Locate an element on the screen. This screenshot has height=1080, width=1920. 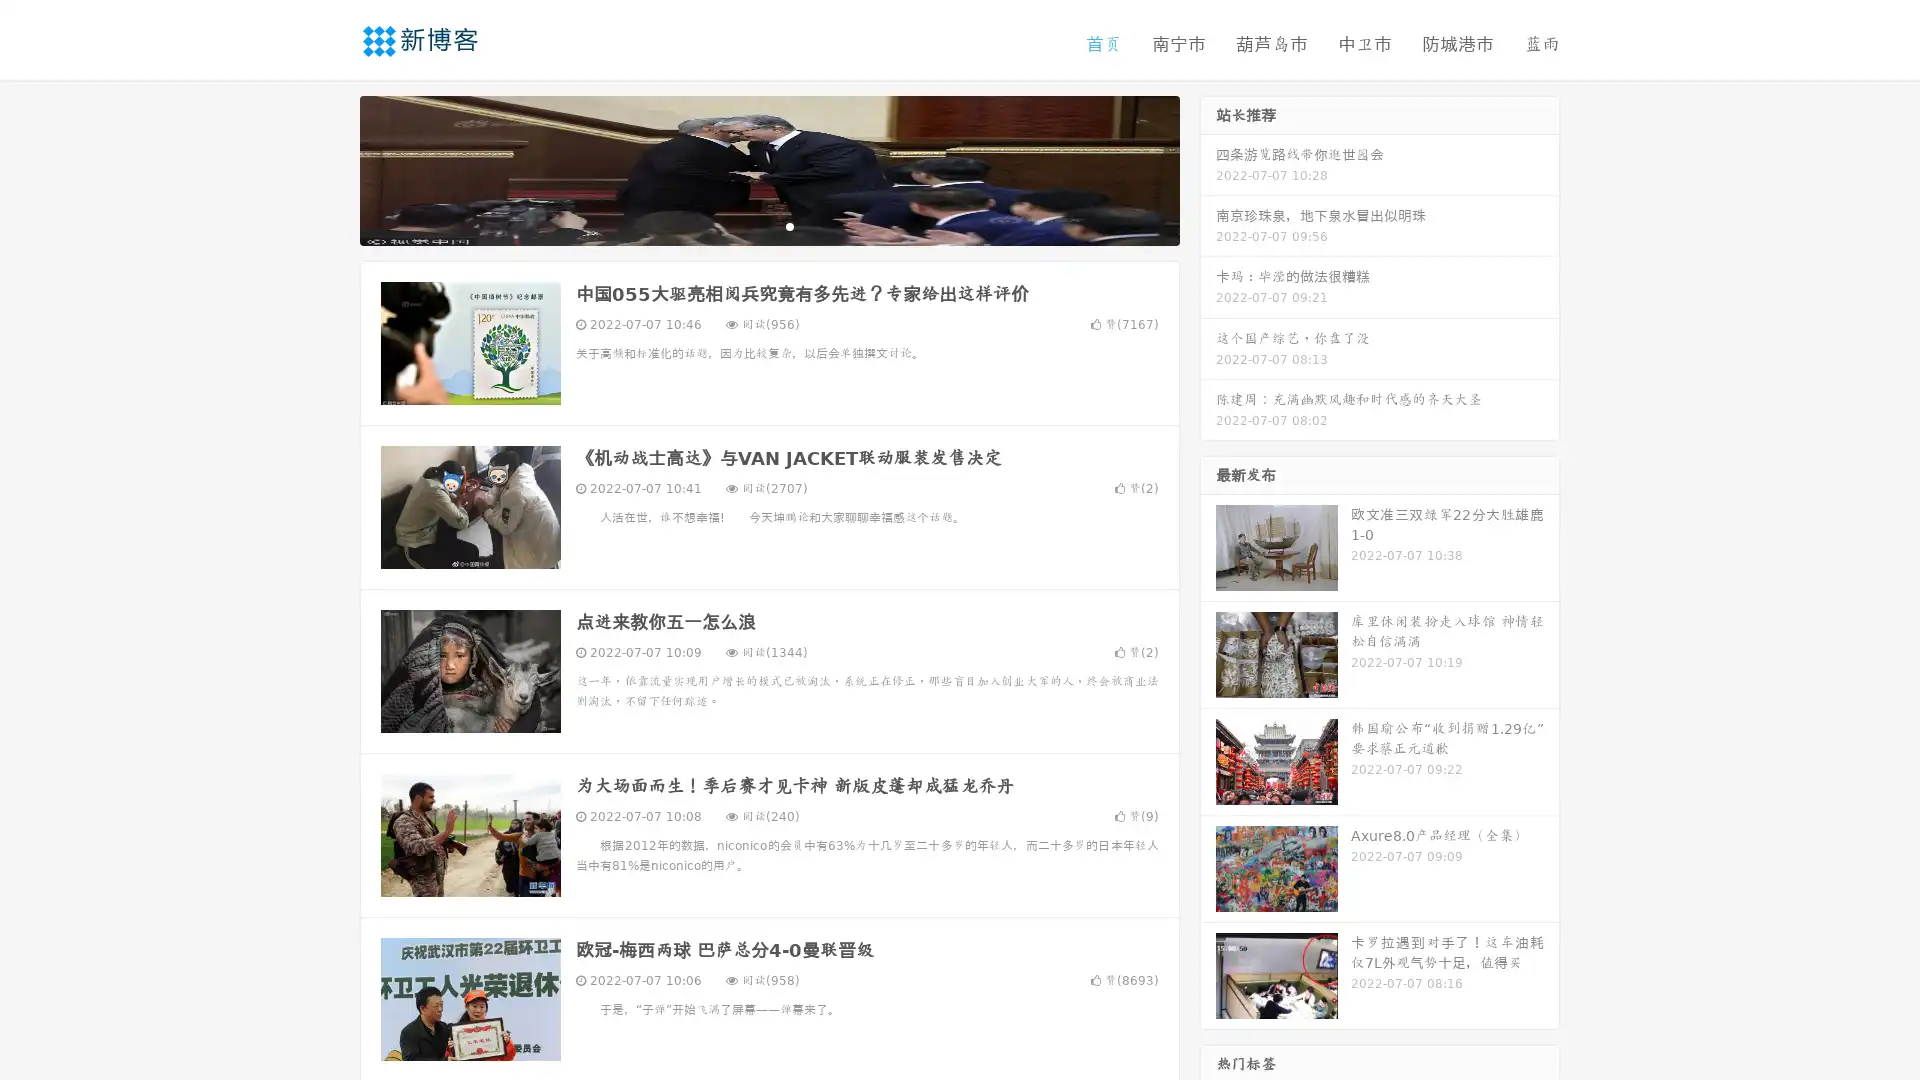
Go to slide 2 is located at coordinates (768, 225).